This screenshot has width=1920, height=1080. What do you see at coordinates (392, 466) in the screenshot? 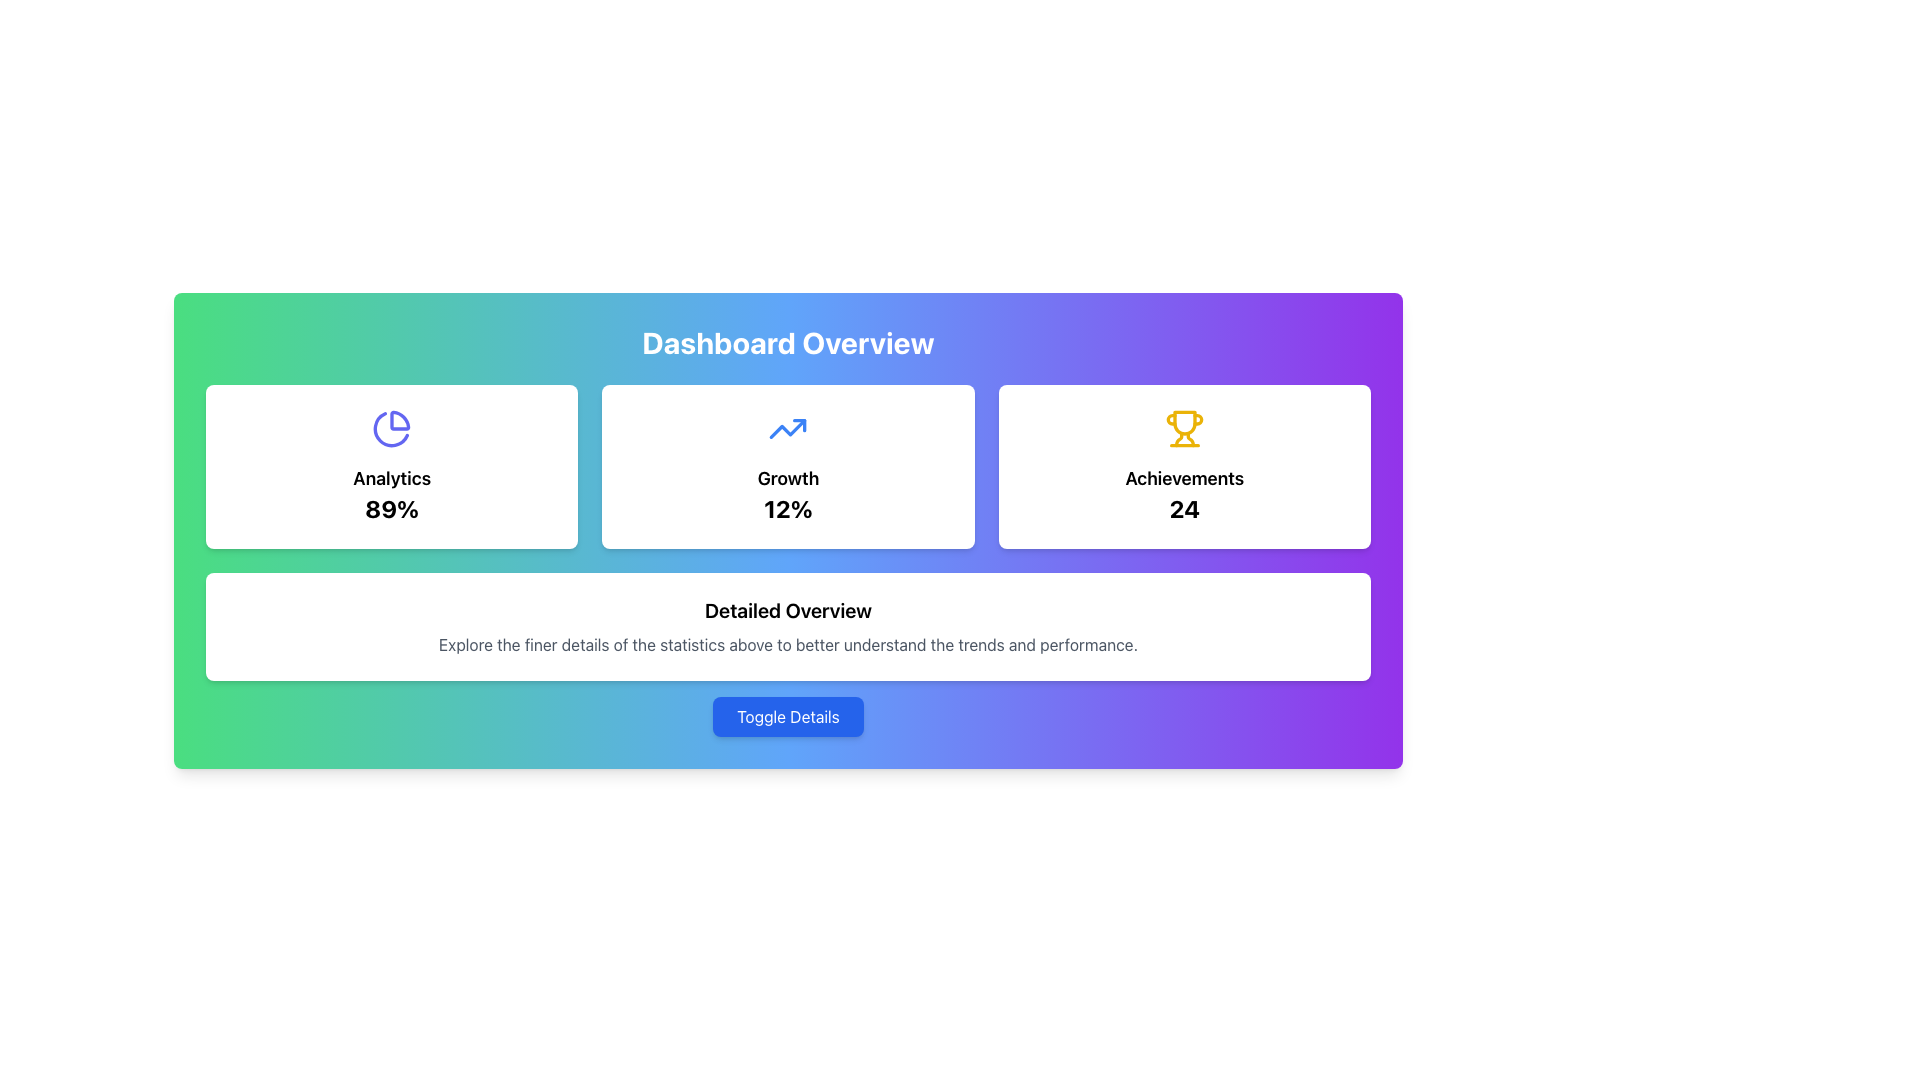
I see `the Summary Card which displays an '89%' analytics percentage and a pie chart icon, positioned as the leftmost card in a grid arrangement` at bounding box center [392, 466].